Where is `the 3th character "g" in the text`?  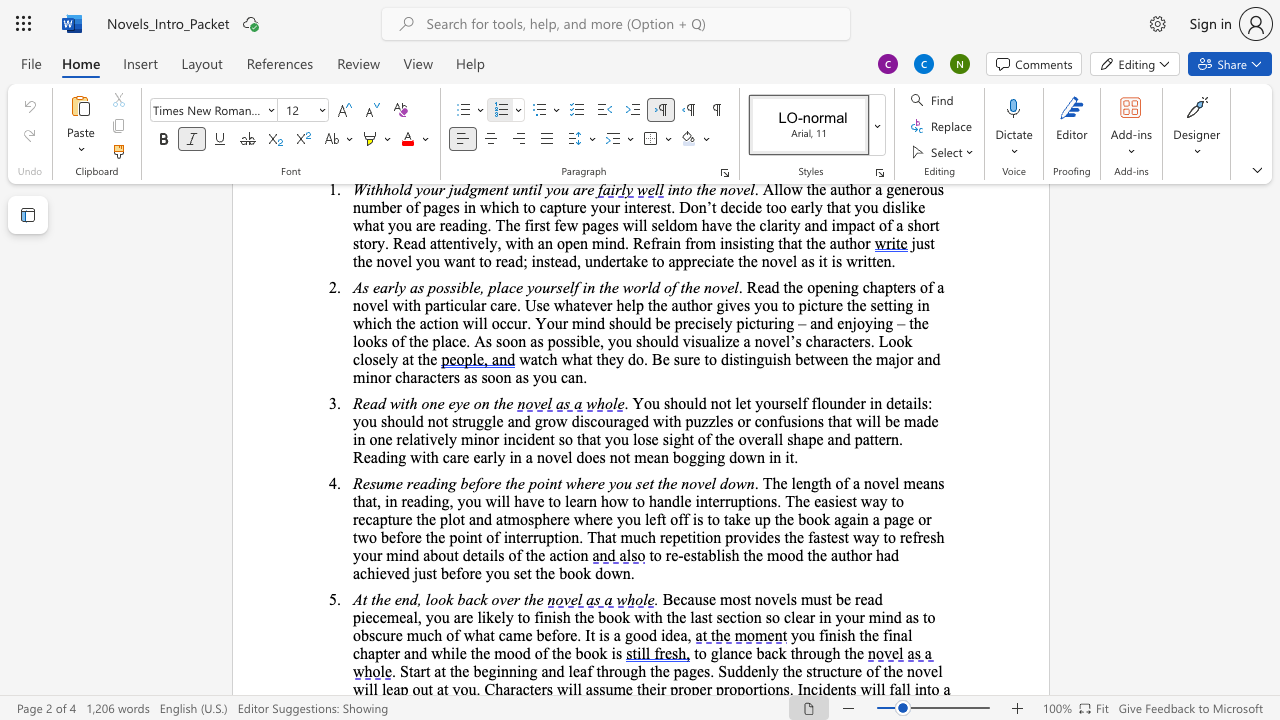 the 3th character "g" in the text is located at coordinates (692, 457).